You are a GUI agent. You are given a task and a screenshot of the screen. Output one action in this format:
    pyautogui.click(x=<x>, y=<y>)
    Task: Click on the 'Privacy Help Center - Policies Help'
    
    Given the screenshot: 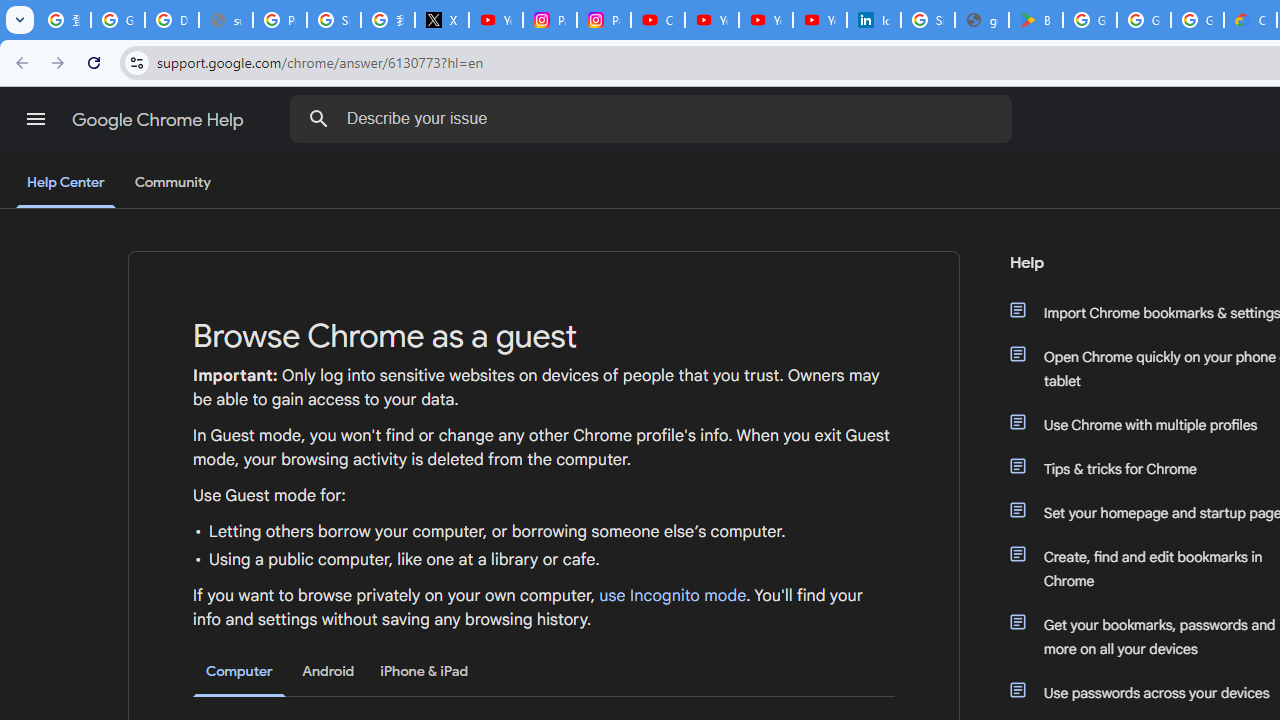 What is the action you would take?
    pyautogui.click(x=279, y=20)
    